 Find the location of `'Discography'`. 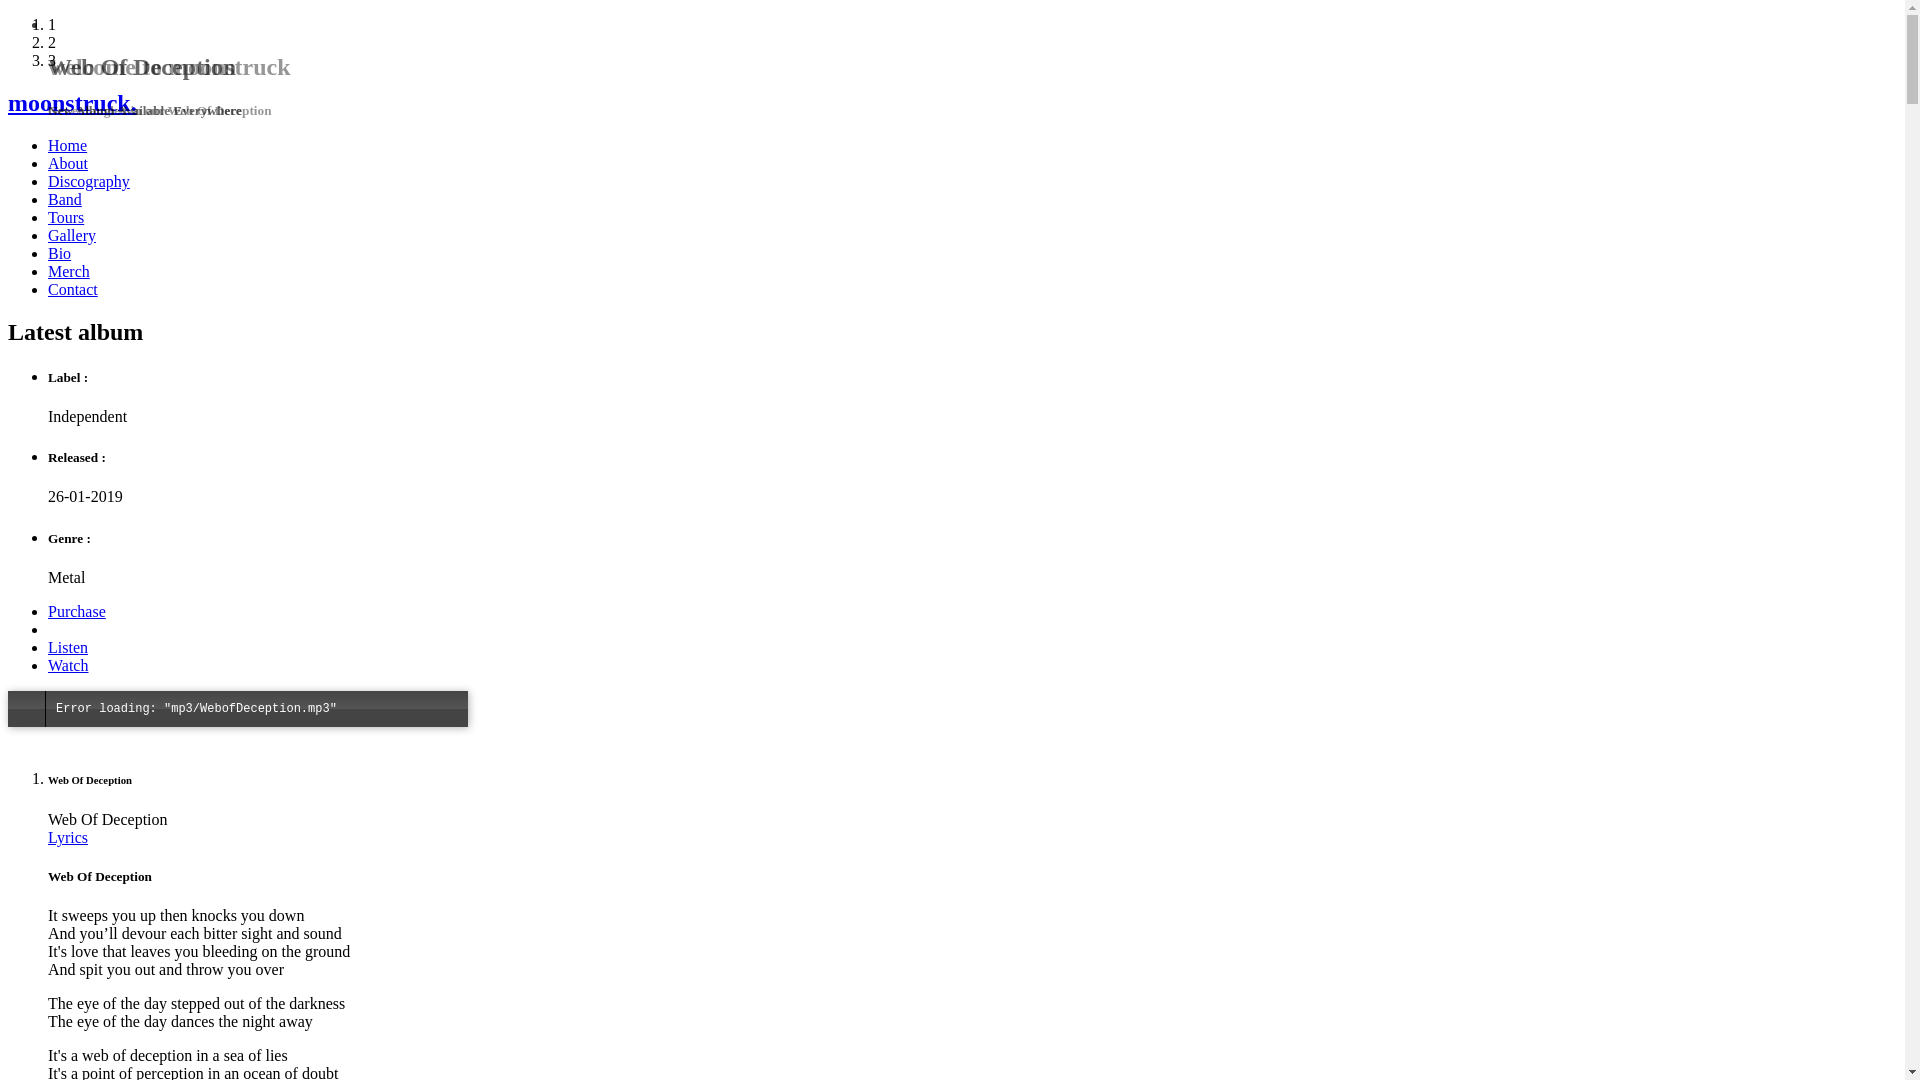

'Discography' is located at coordinates (48, 181).